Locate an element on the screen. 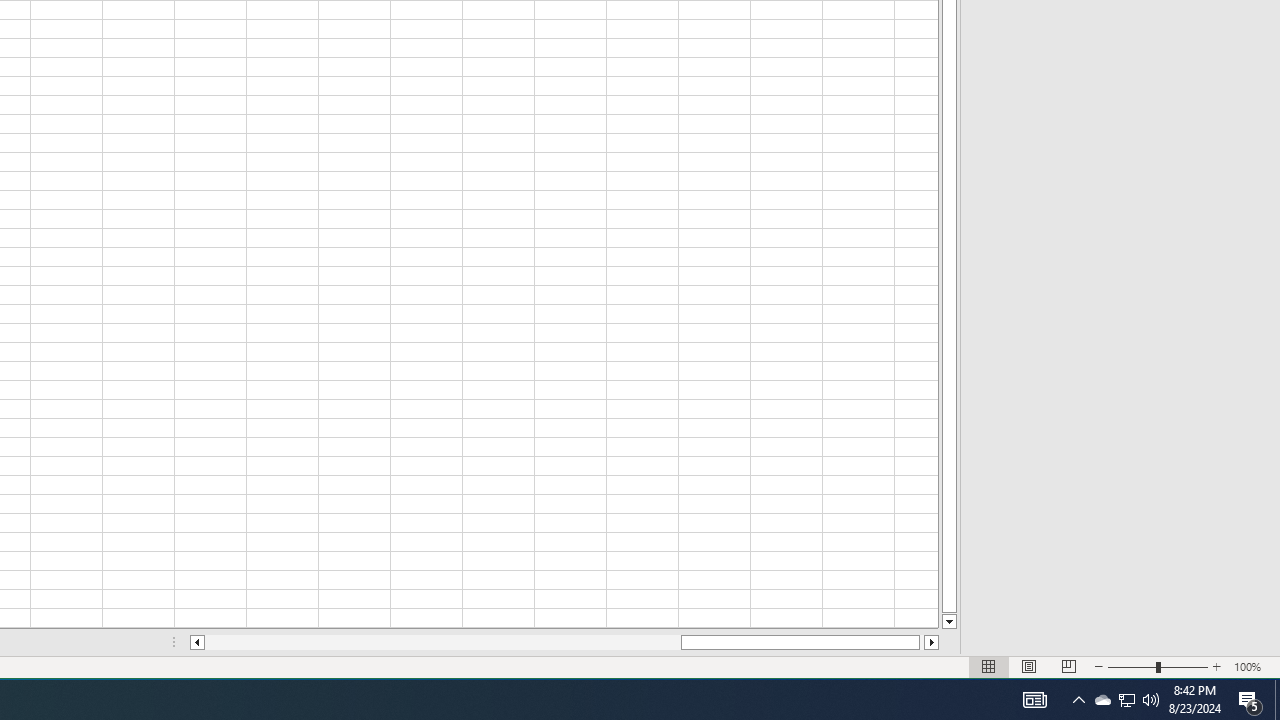 This screenshot has width=1280, height=720. 'Show desktop' is located at coordinates (1276, 698).